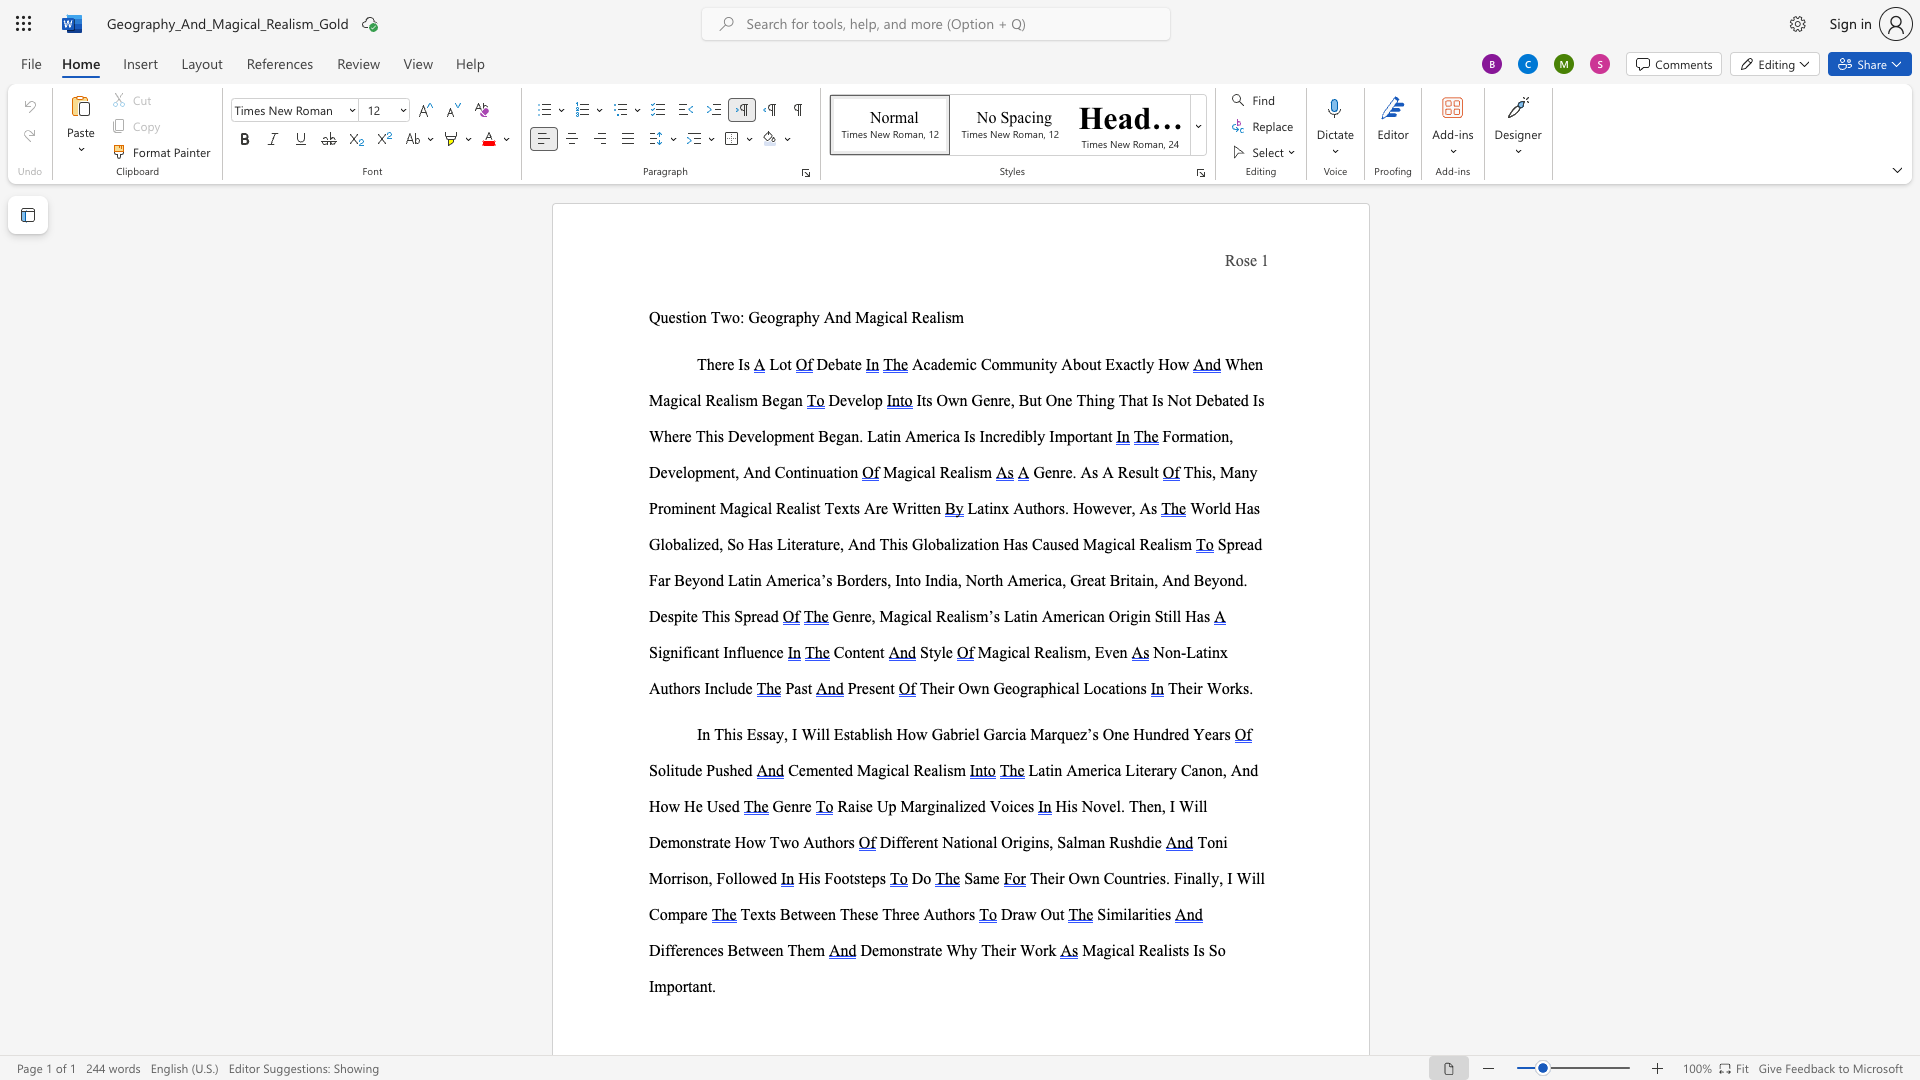  I want to click on the 1th character "R" in the text, so click(710, 400).